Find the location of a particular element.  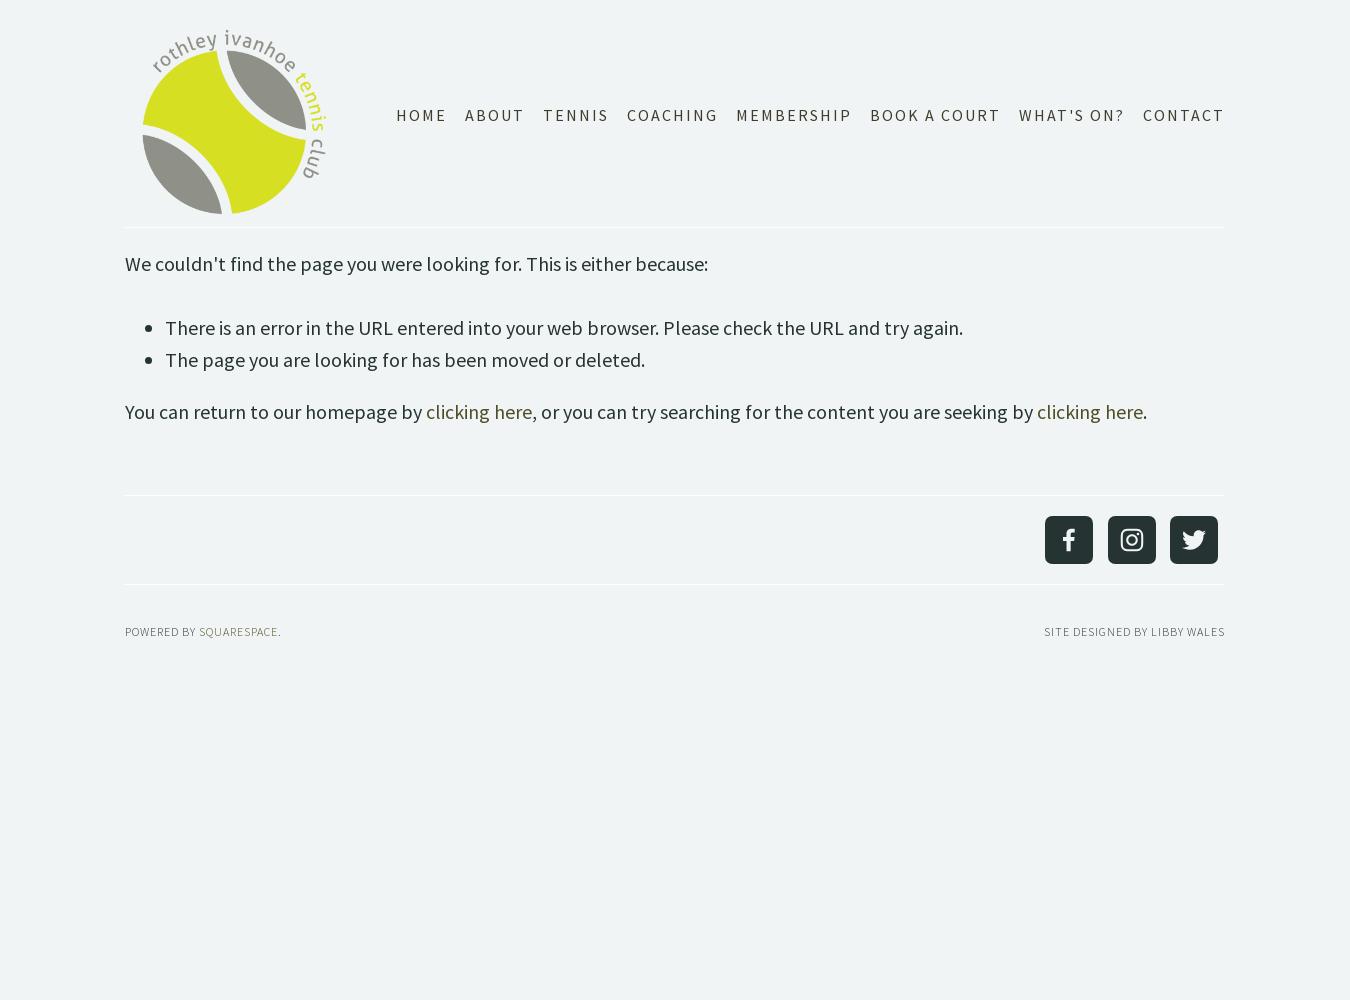

'You can return to our homepage by' is located at coordinates (125, 410).